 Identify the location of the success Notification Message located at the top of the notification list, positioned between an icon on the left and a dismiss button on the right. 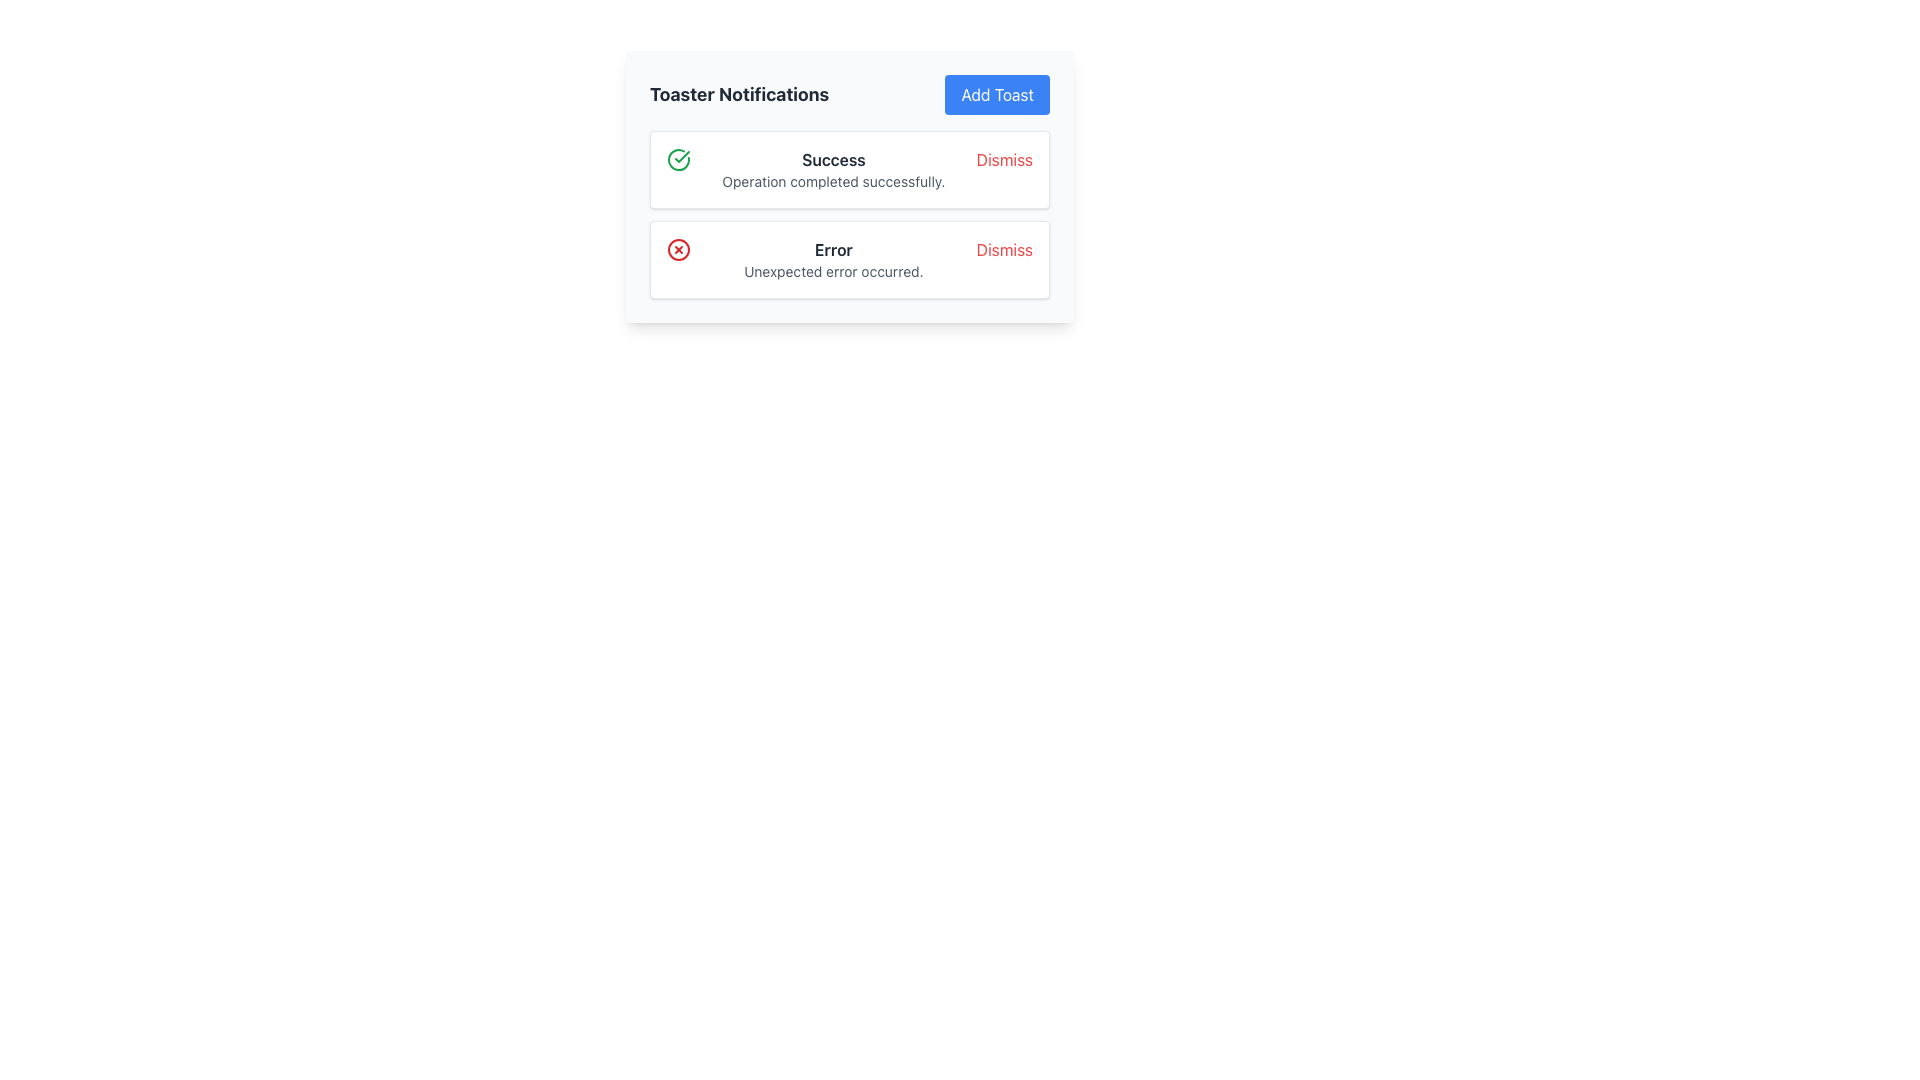
(833, 168).